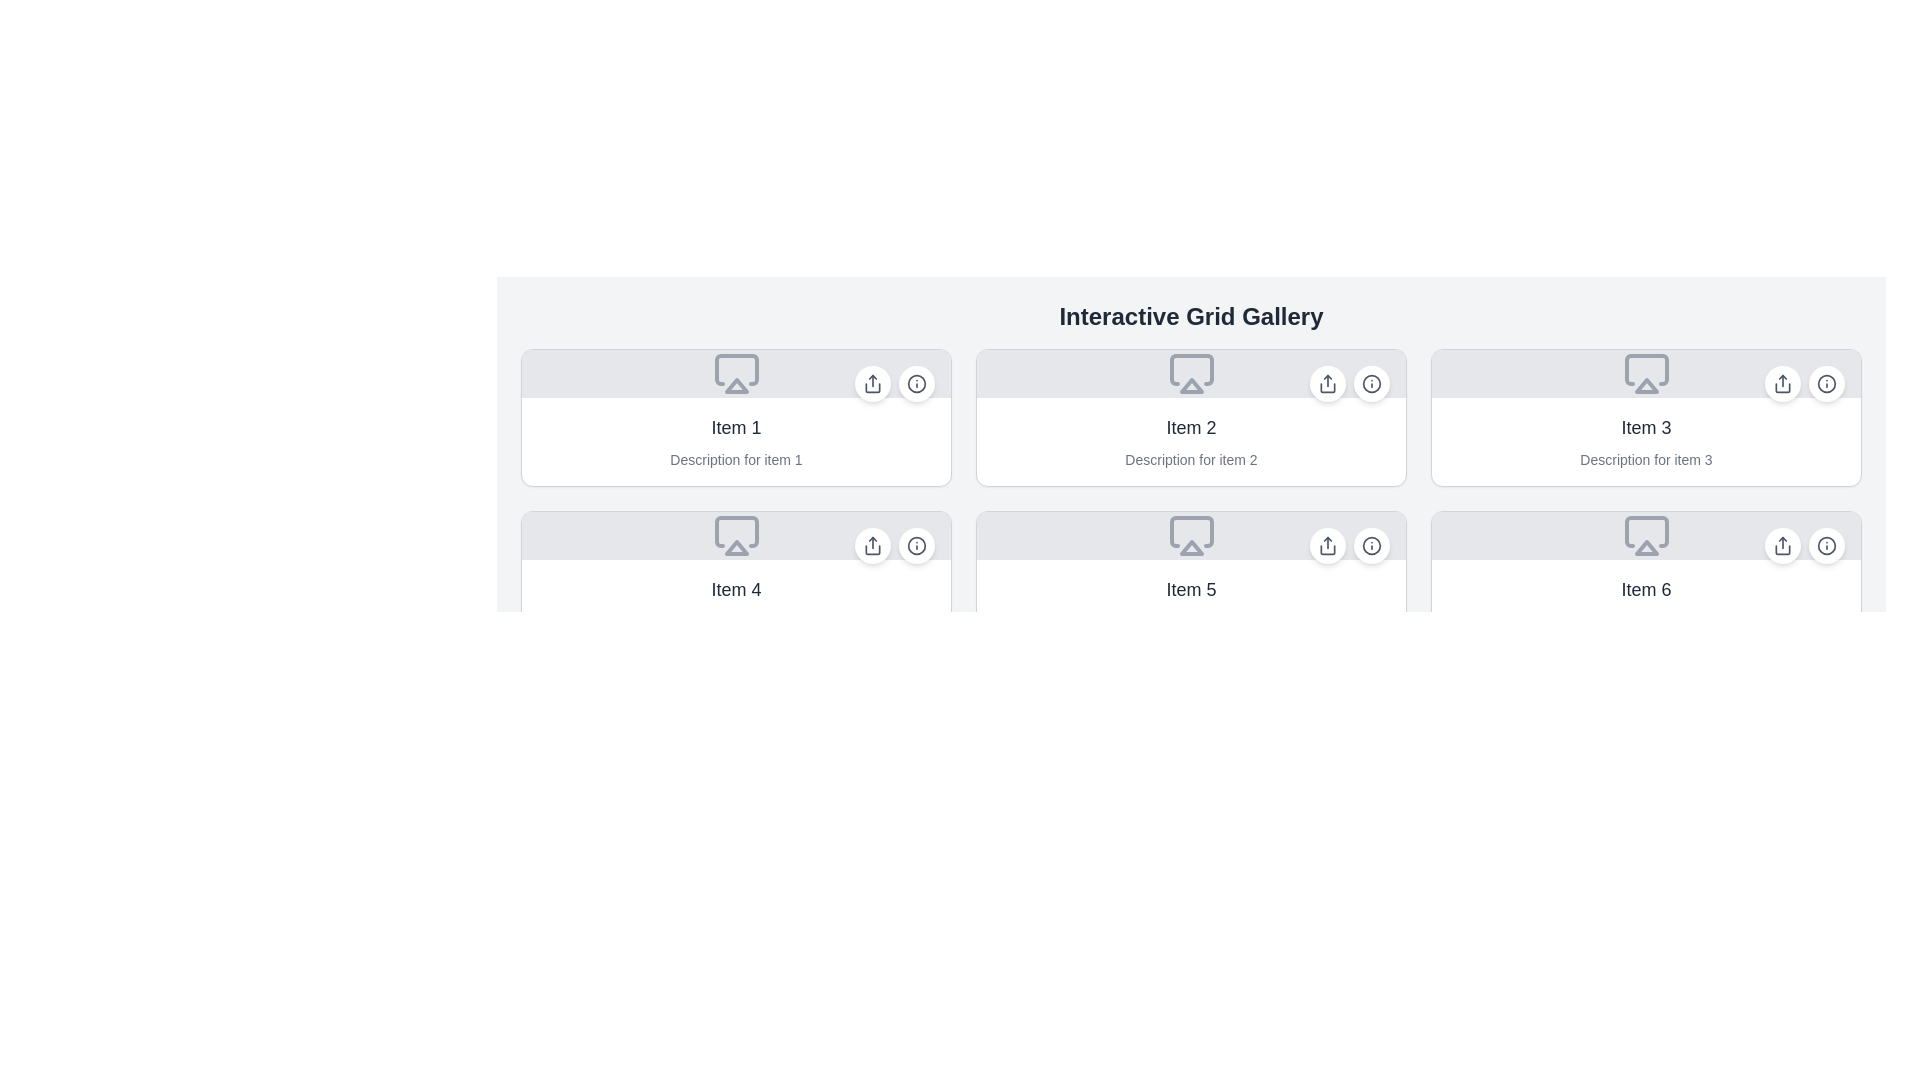 The width and height of the screenshot is (1920, 1080). Describe the element at coordinates (1191, 459) in the screenshot. I see `the text label that contains 'Description for item 2', which is styled with a small font size and gray color, located directly below the title 'Item 2' in the second card of the top row` at that location.